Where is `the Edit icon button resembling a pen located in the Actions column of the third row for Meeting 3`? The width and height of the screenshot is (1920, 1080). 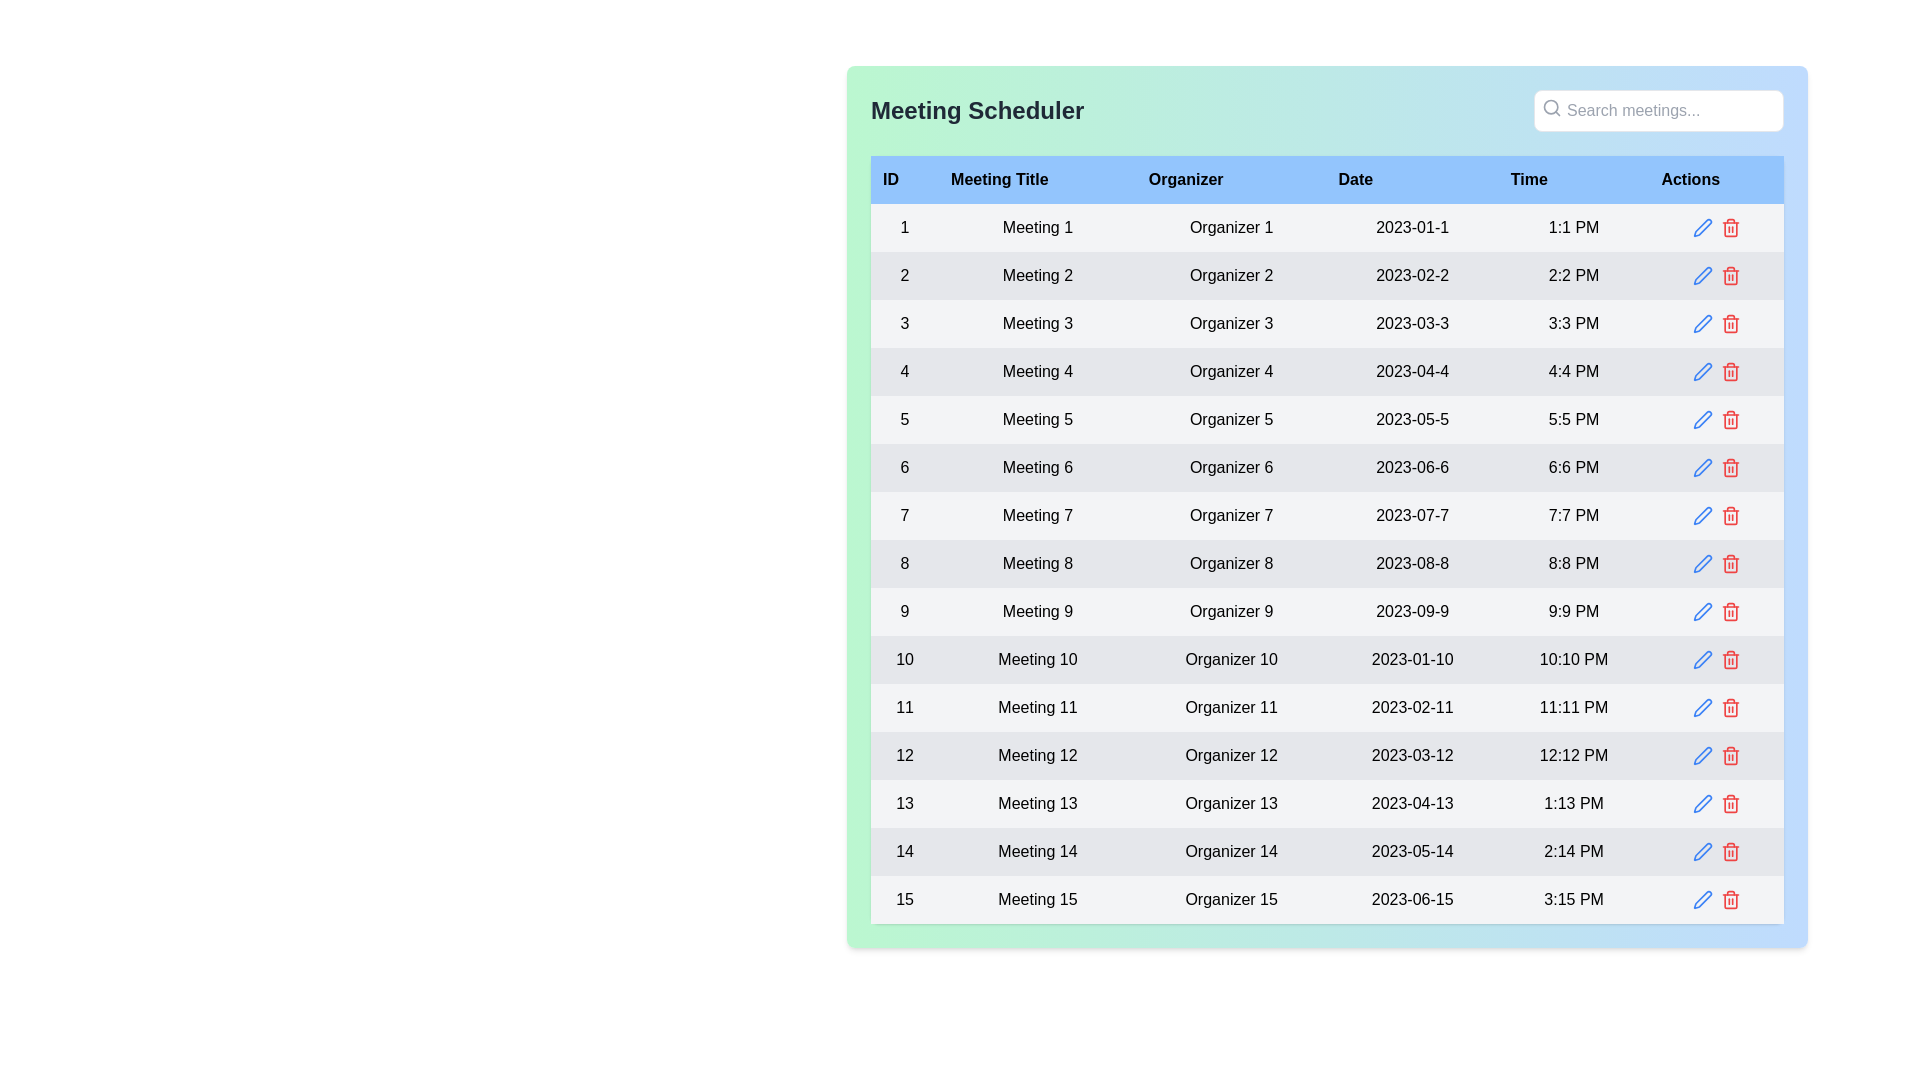
the Edit icon button resembling a pen located in the Actions column of the third row for Meeting 3 is located at coordinates (1701, 323).